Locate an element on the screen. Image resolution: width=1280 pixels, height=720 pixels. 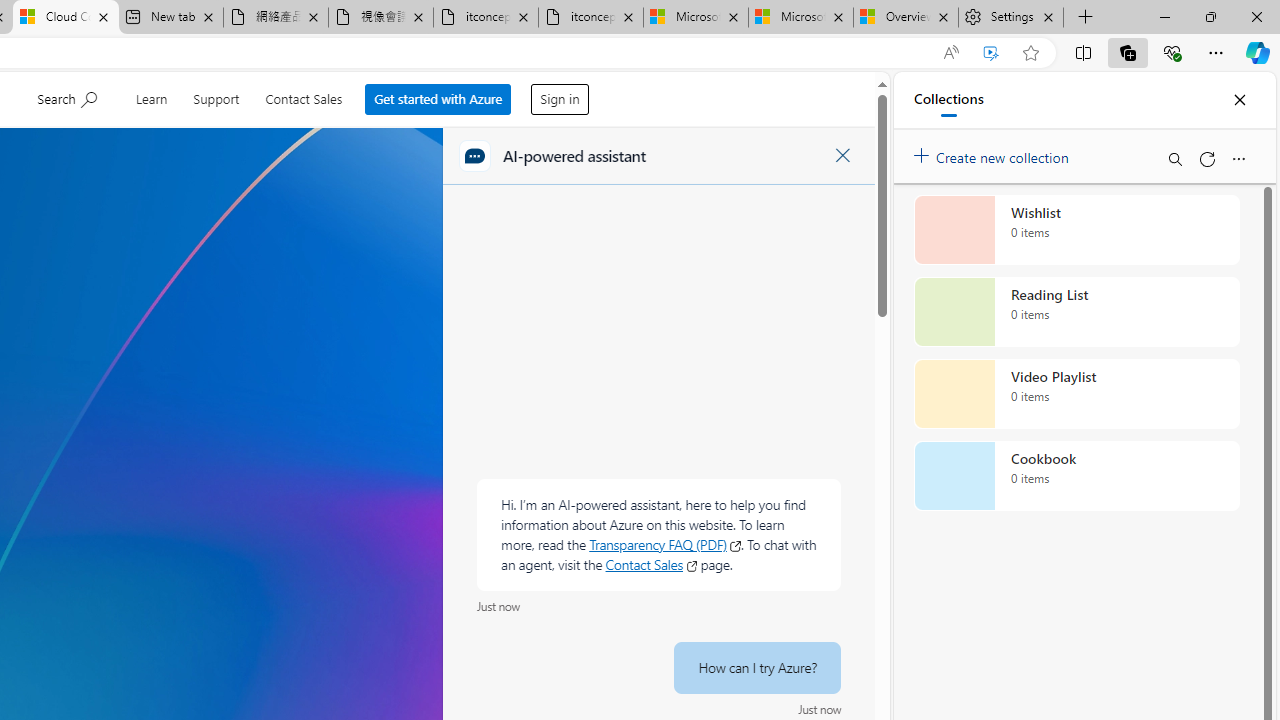
'Sign in' is located at coordinates (560, 99).